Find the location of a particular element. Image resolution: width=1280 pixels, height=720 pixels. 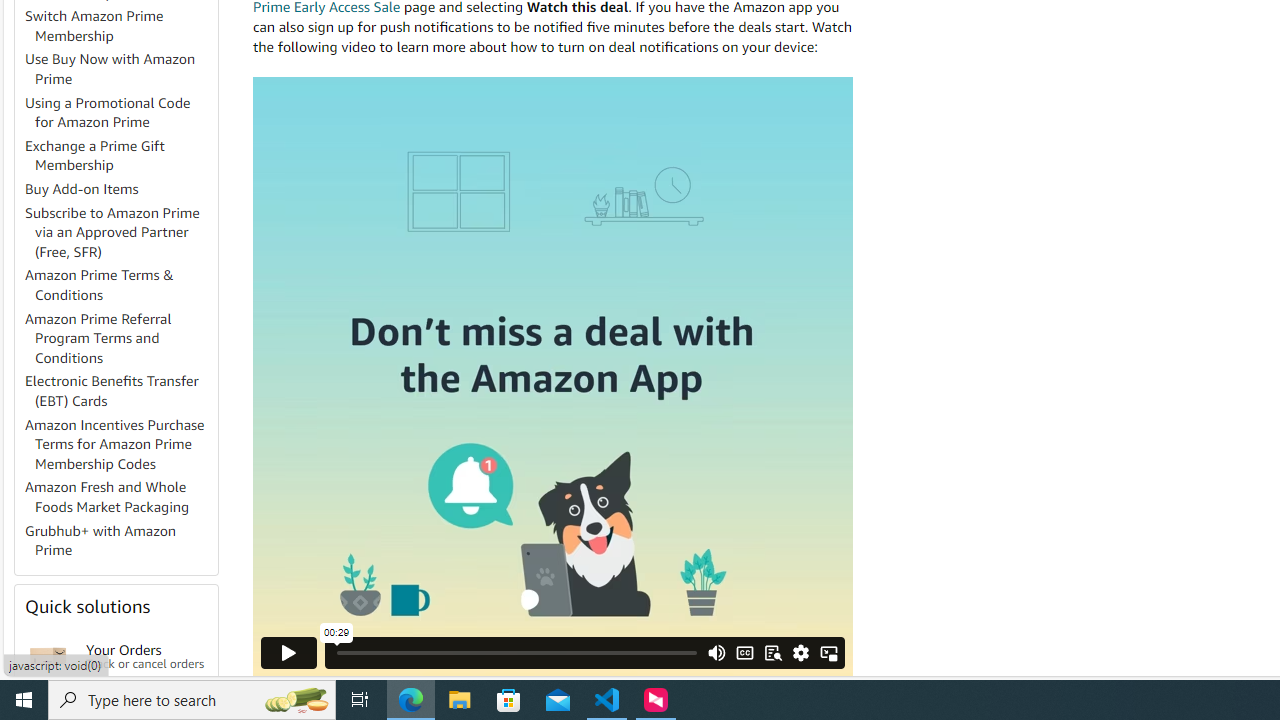

'Buy Add-on Items' is located at coordinates (81, 189).